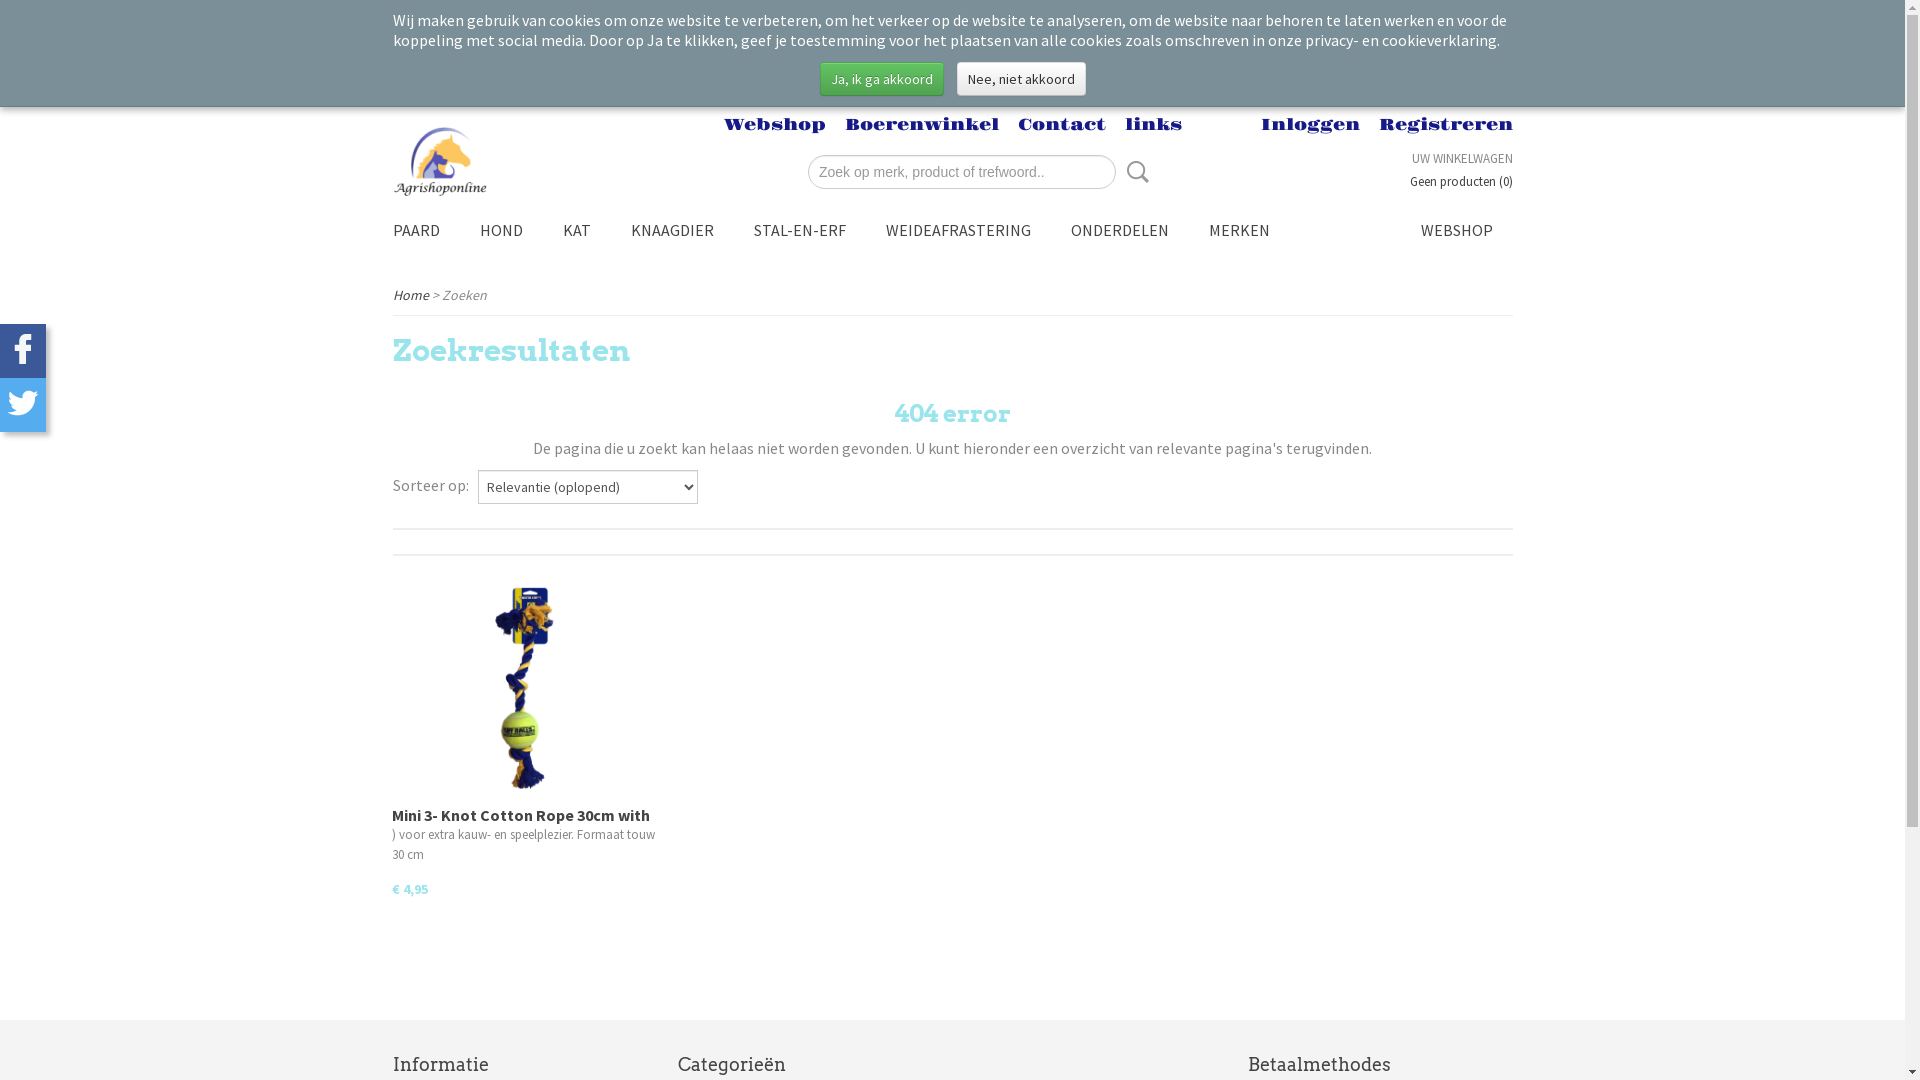  What do you see at coordinates (414, 229) in the screenshot?
I see `'PAARD'` at bounding box center [414, 229].